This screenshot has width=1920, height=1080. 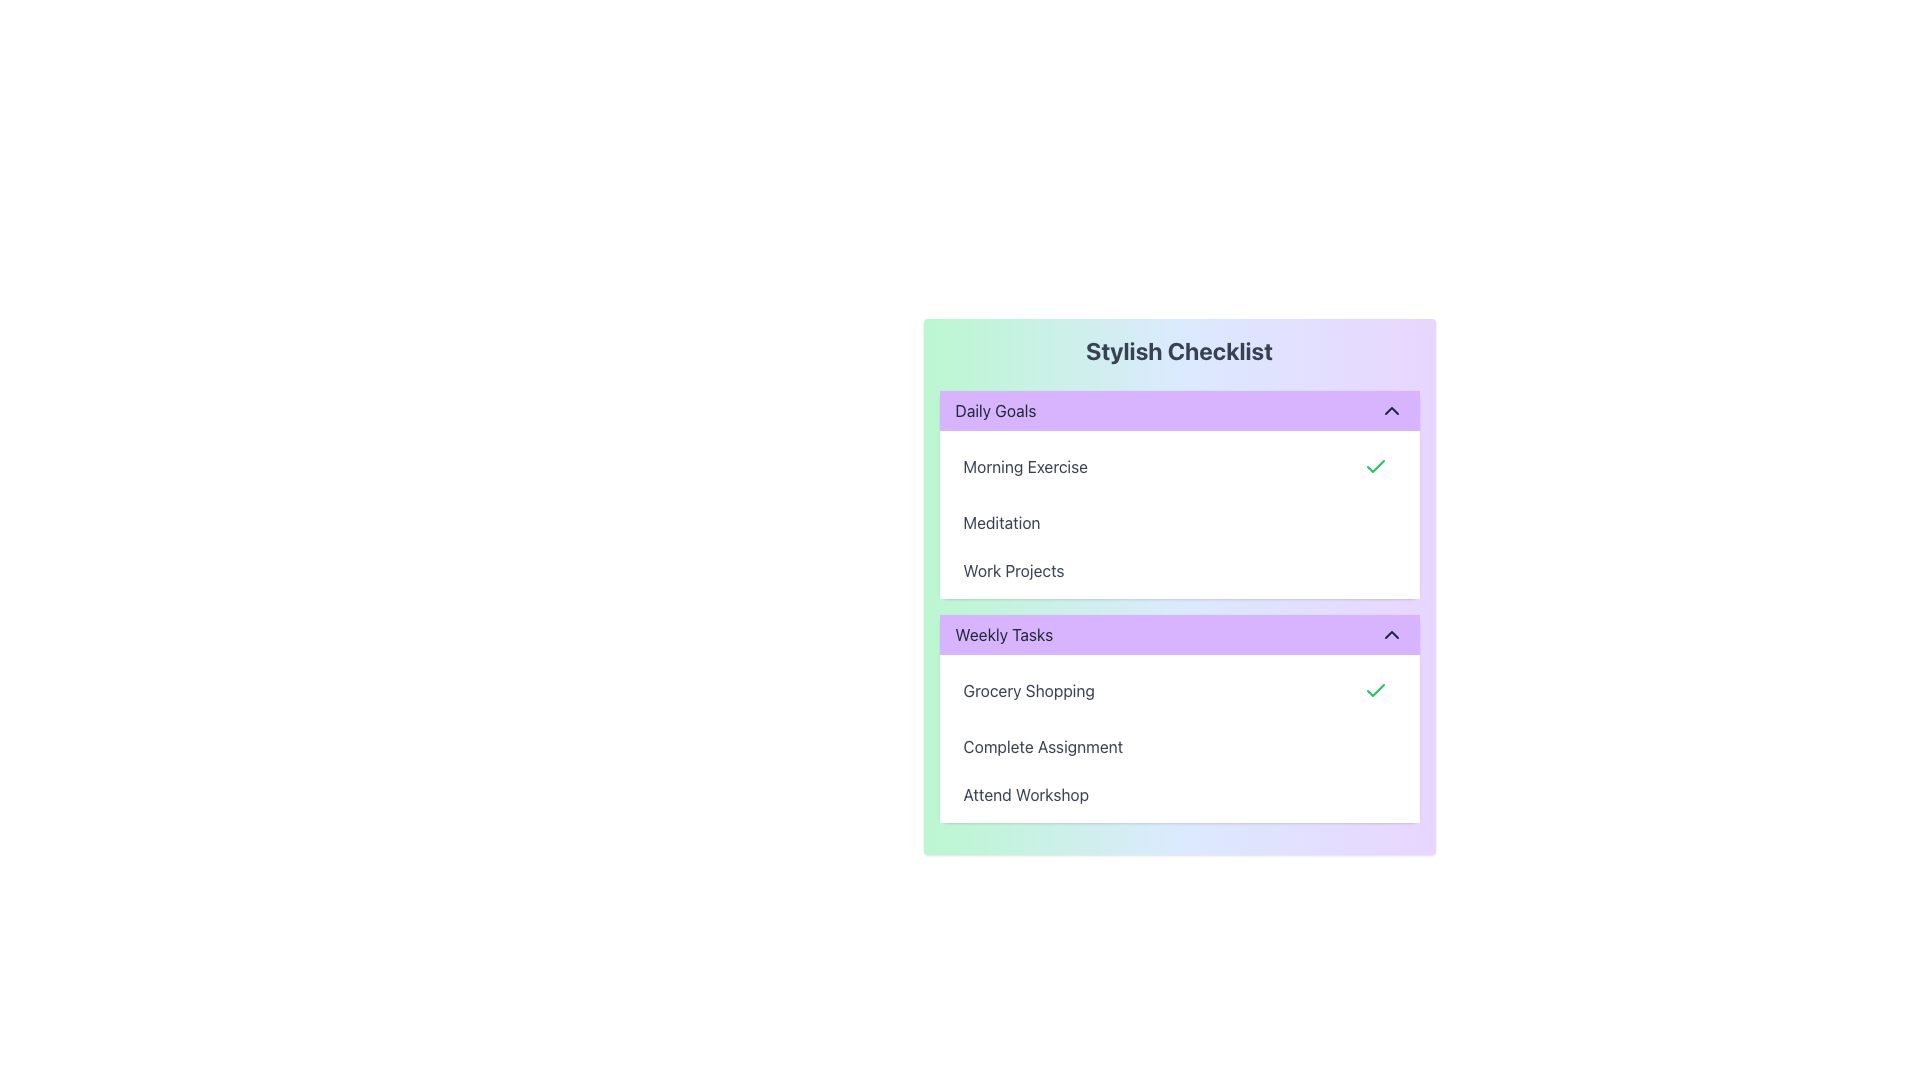 What do you see at coordinates (1390, 635) in the screenshot?
I see `the chevron-up icon toggle control located in the right section of the 'Weekly Tasks' header, which is represented as an upward-pointing arrow with a minimalist line style` at bounding box center [1390, 635].